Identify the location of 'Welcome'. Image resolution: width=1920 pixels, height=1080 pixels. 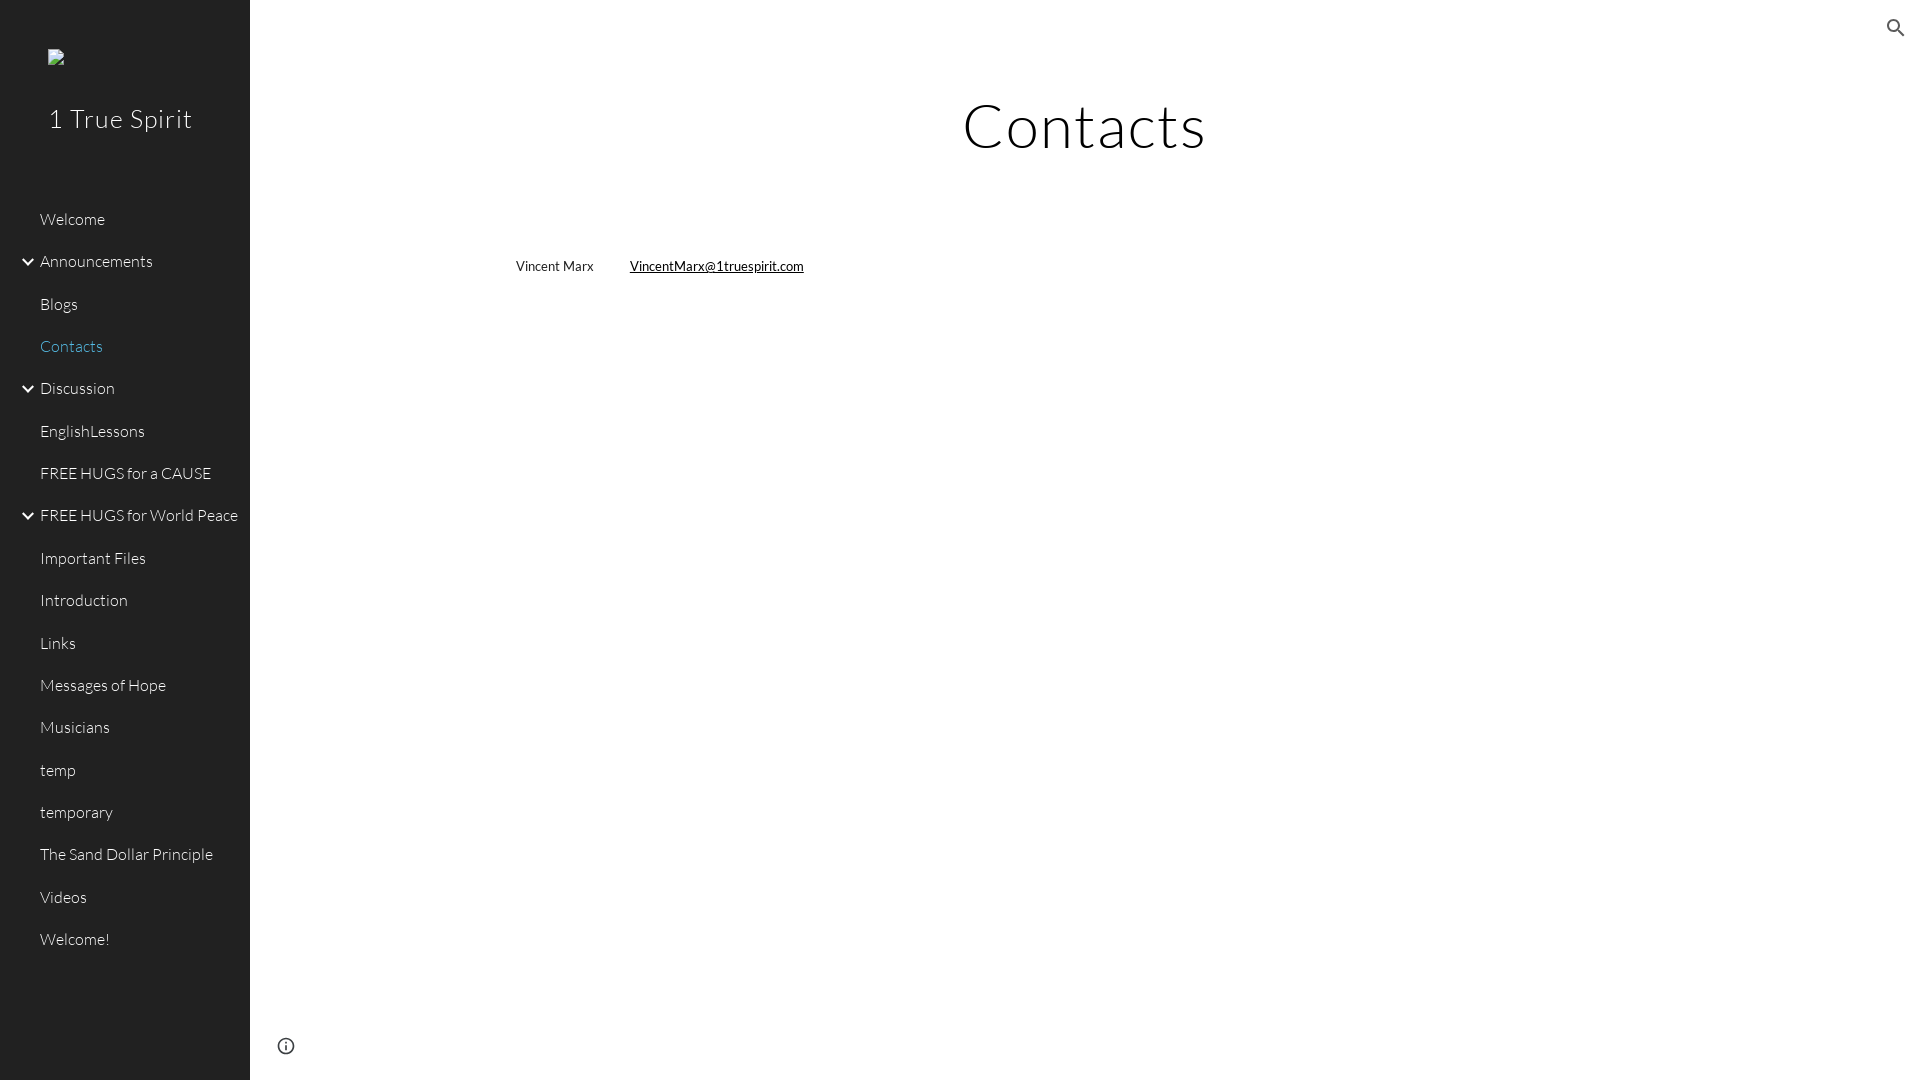
(136, 219).